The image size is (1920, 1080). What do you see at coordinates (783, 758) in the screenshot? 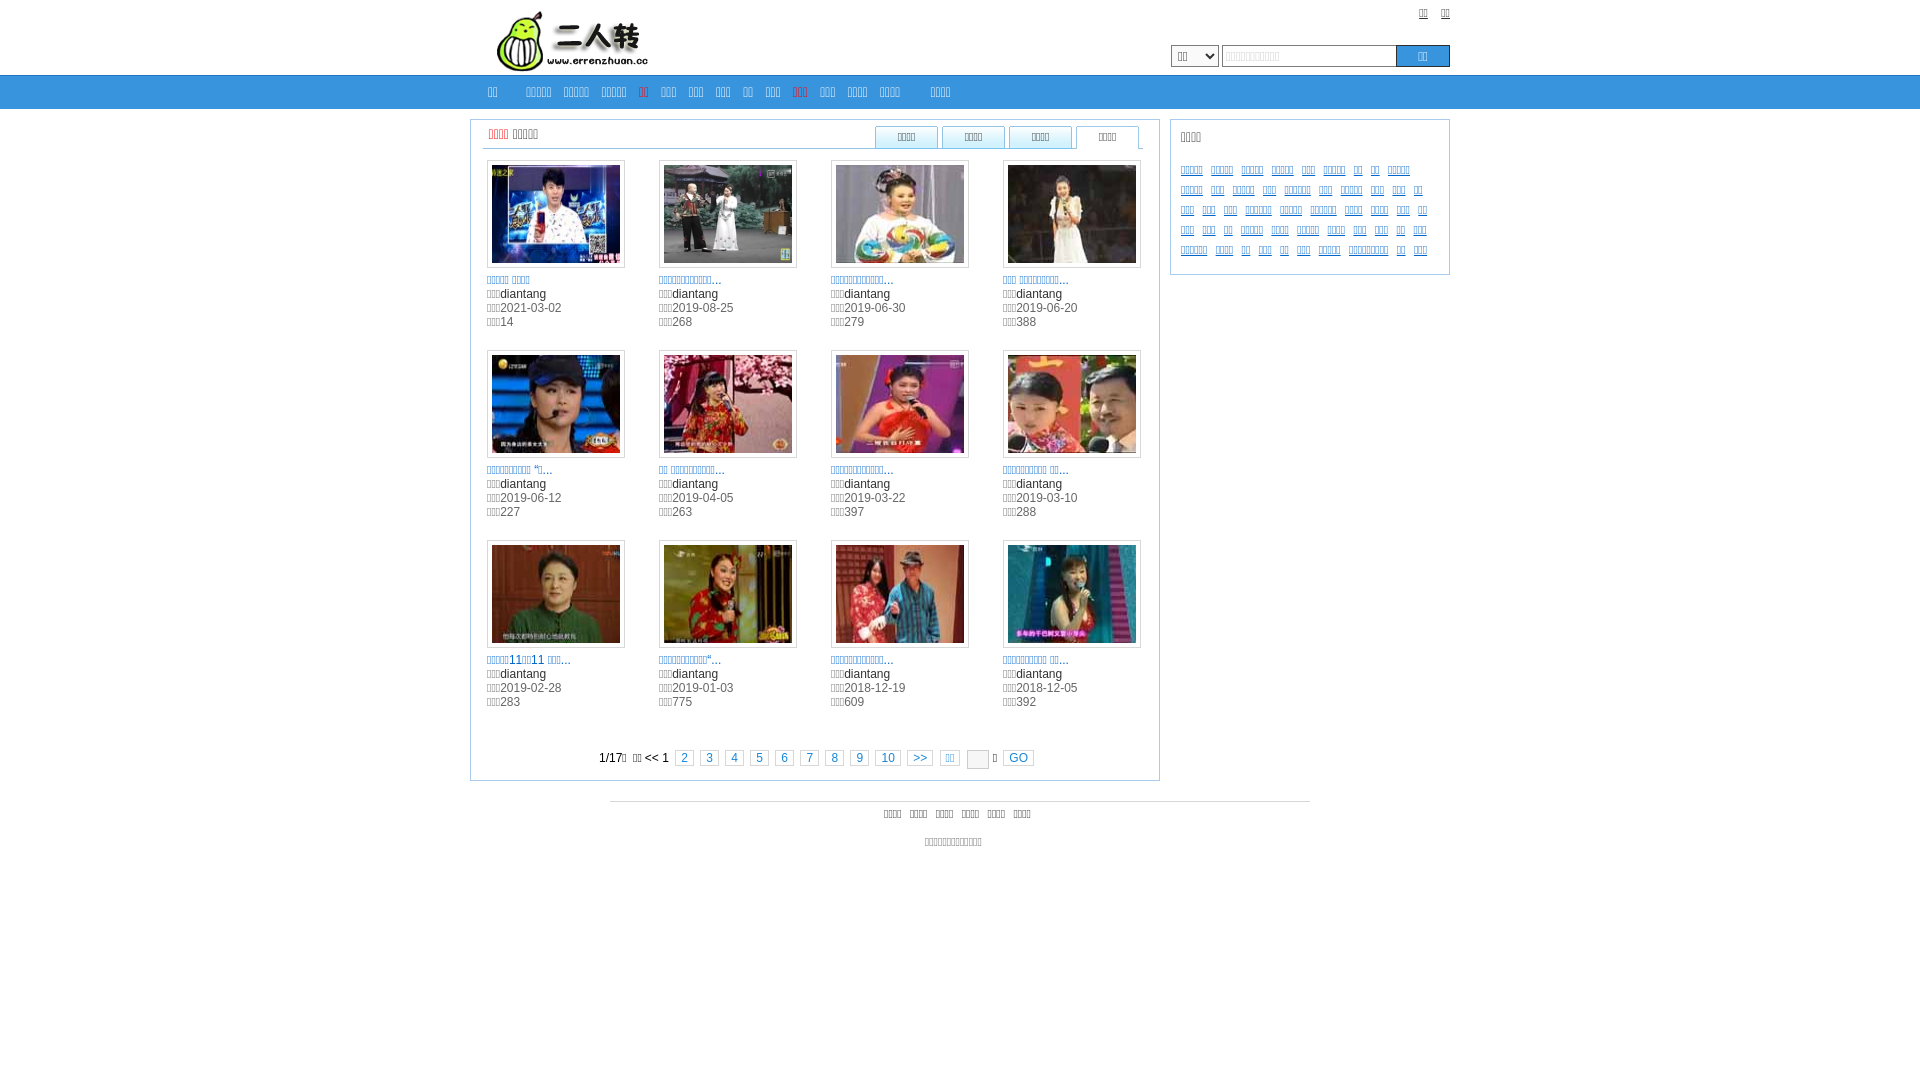
I see `'6'` at bounding box center [783, 758].